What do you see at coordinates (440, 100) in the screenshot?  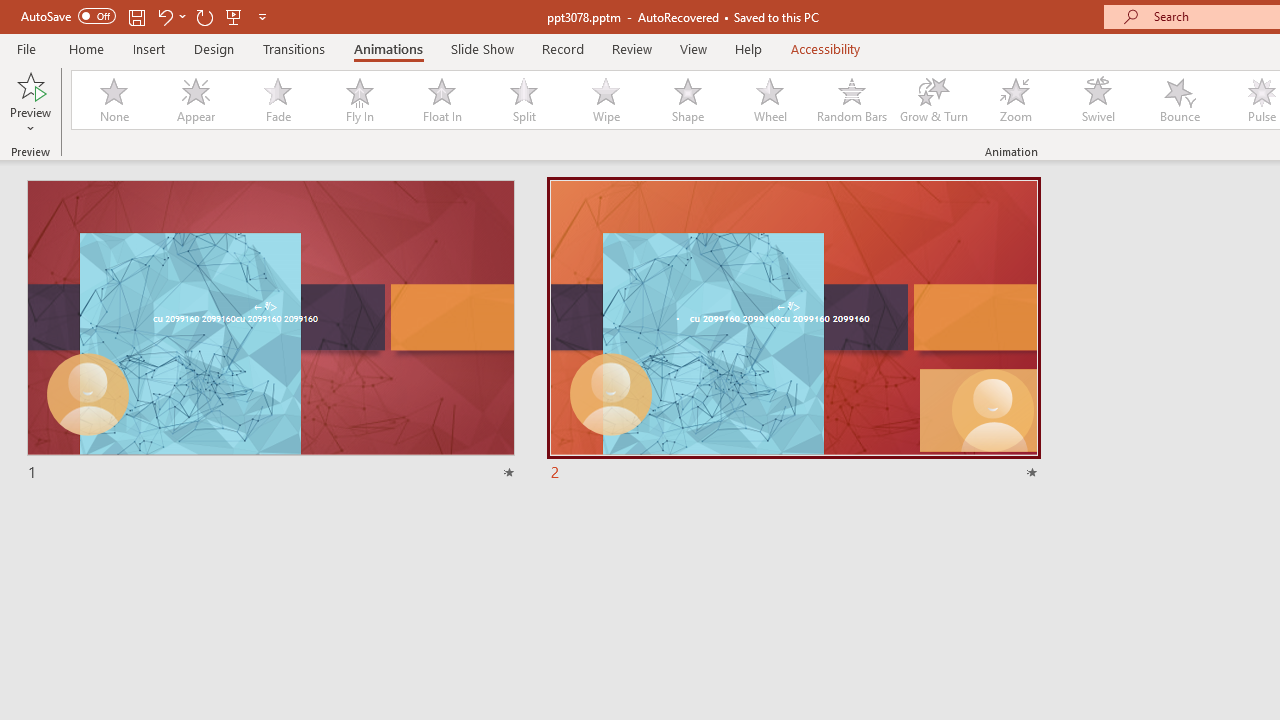 I see `'Float In'` at bounding box center [440, 100].